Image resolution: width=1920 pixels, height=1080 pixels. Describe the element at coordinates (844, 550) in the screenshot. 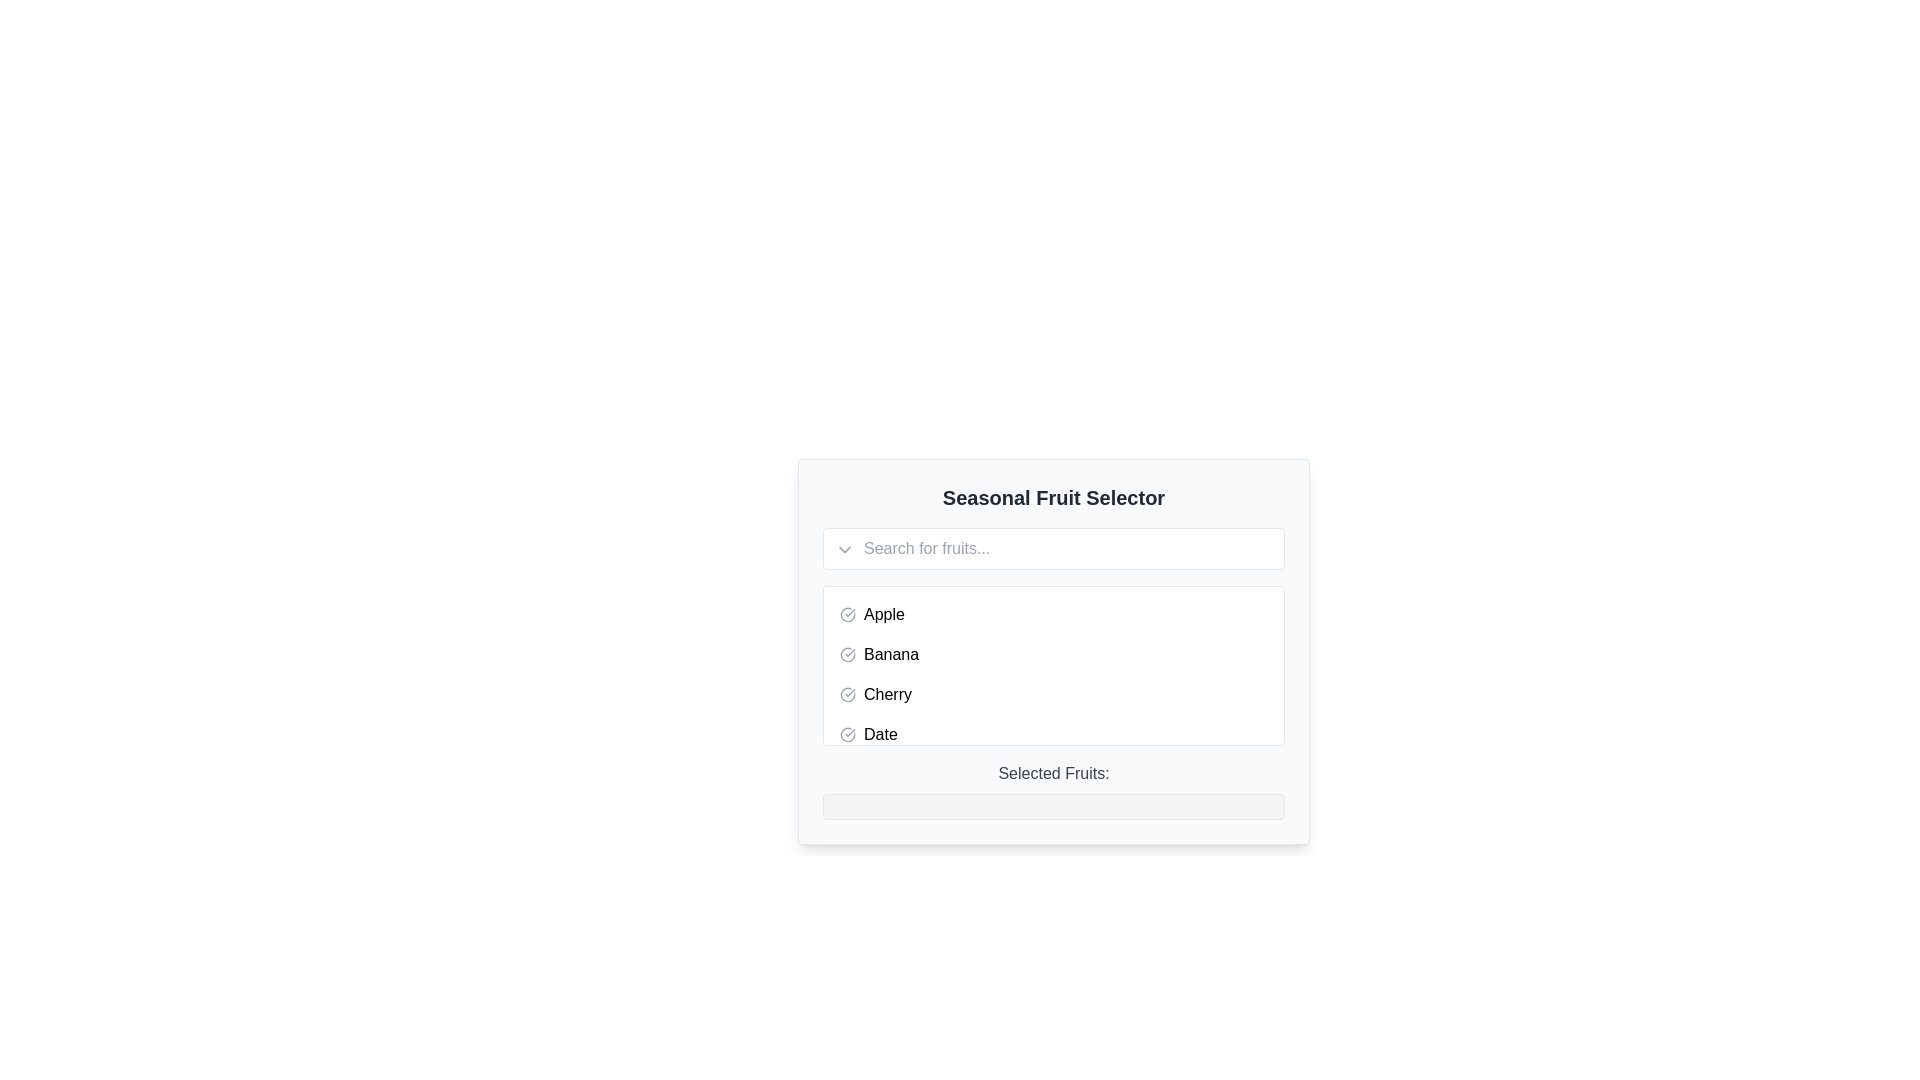

I see `the chevron SVG Icon located in the top-left corner of the search input field to trigger possible hover effects` at that location.